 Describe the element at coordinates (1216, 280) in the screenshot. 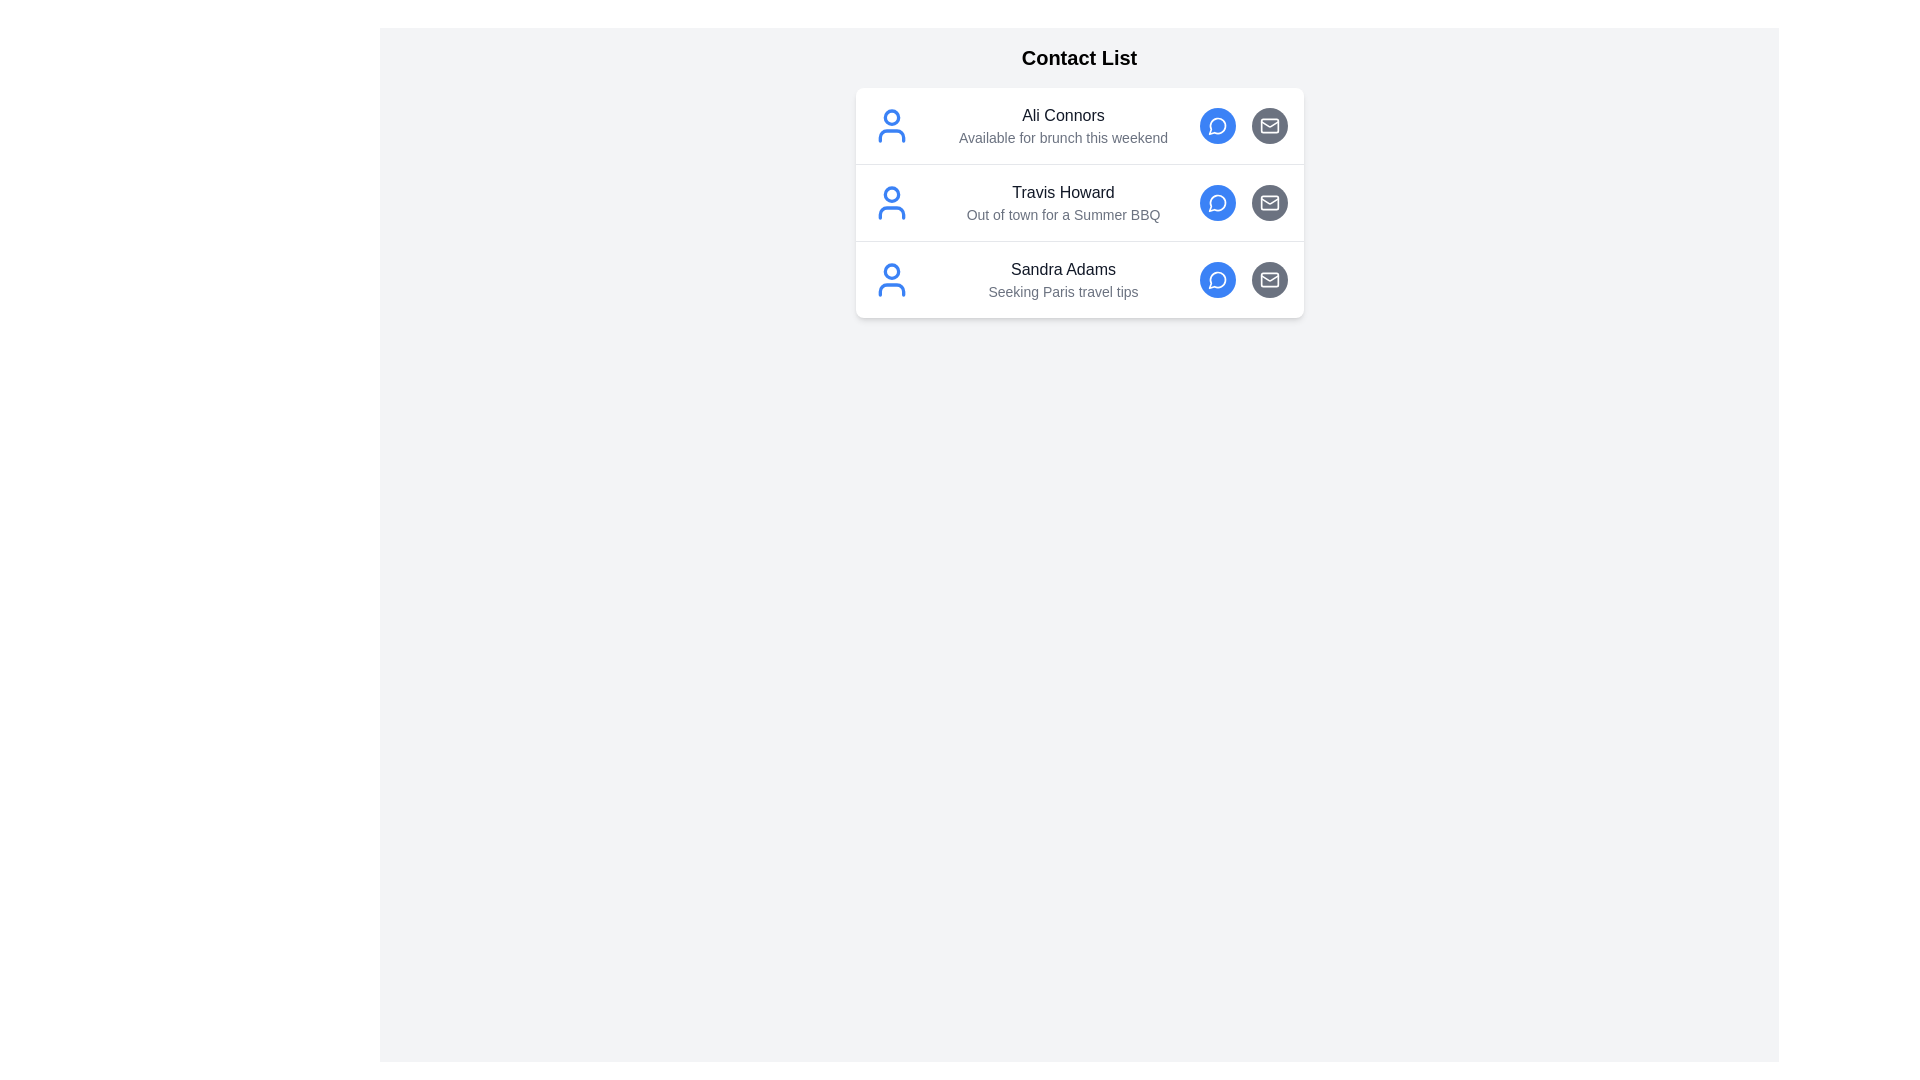

I see `the icon button representing the chat feature for the contact 'Sandra Adams', which is the second interactive icon in the contact entry row` at that location.